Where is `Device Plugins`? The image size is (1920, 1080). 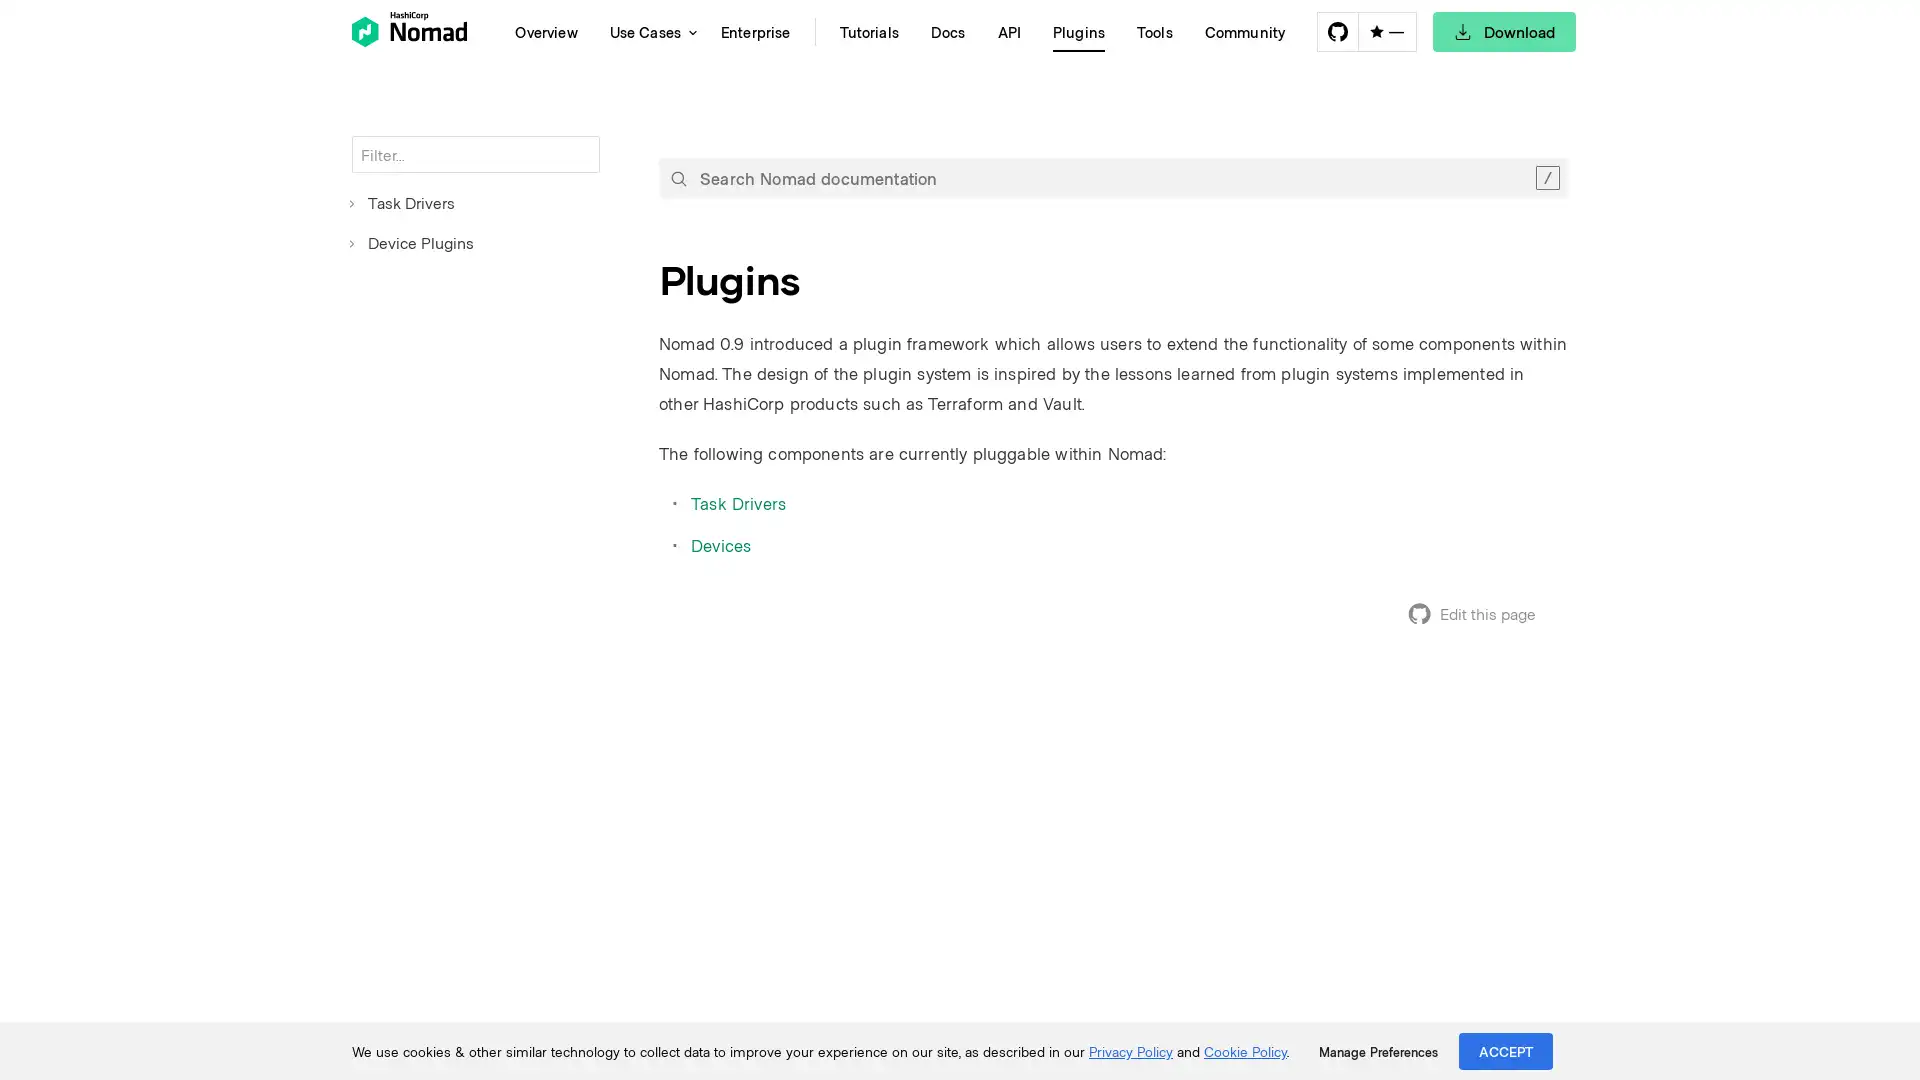
Device Plugins is located at coordinates (411, 242).